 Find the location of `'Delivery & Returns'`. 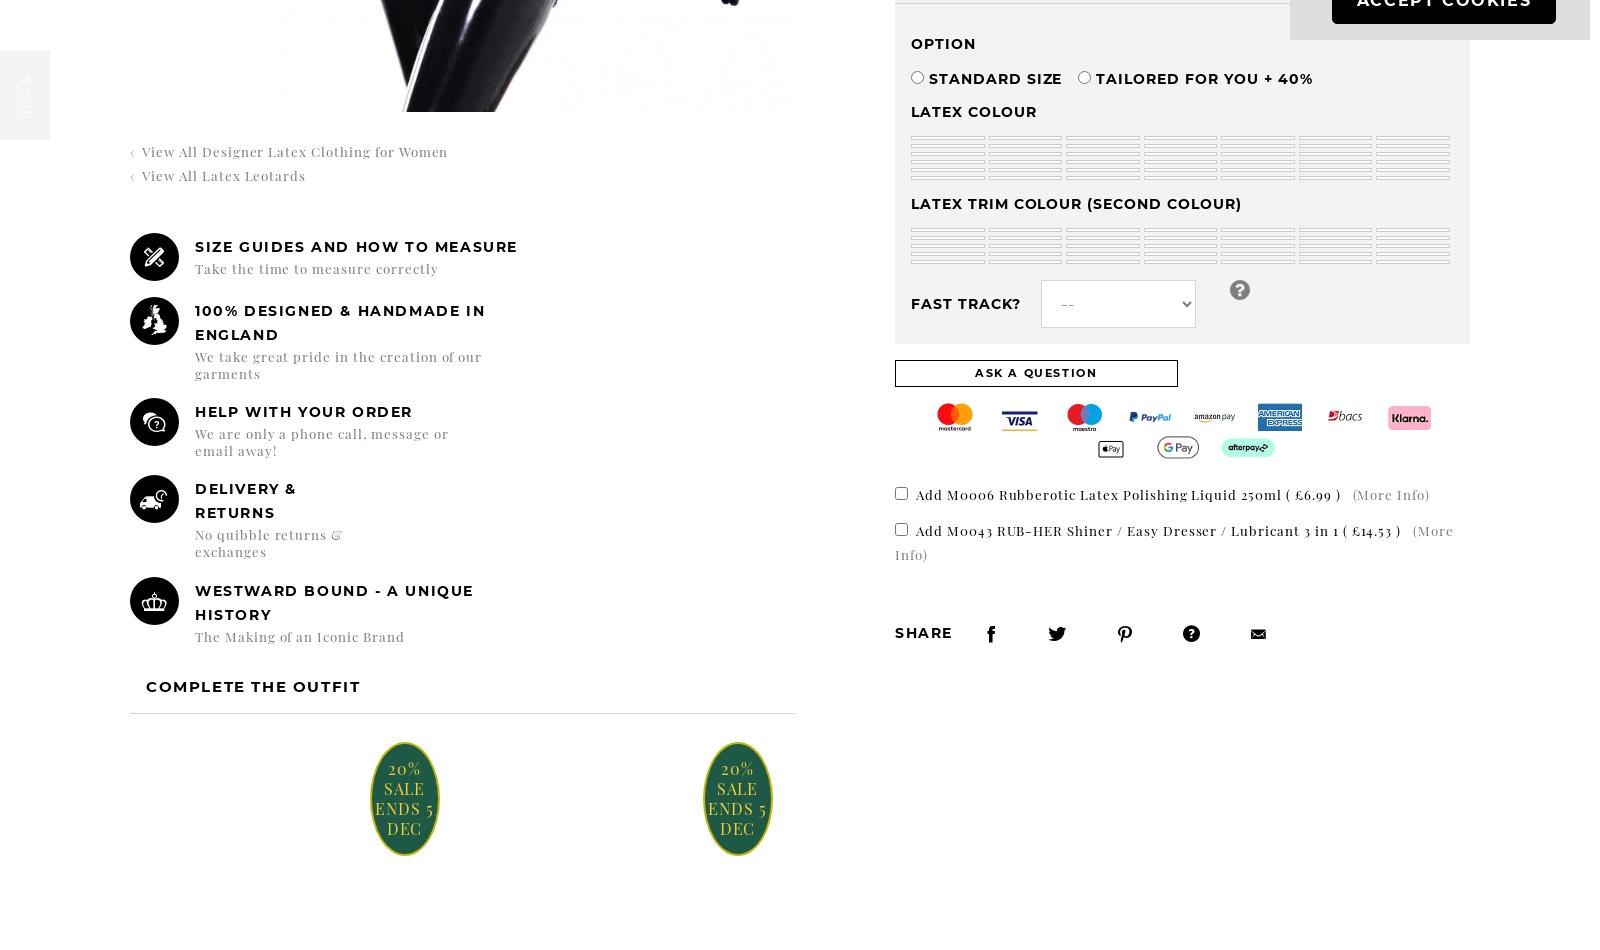

'Delivery & Returns' is located at coordinates (192, 501).